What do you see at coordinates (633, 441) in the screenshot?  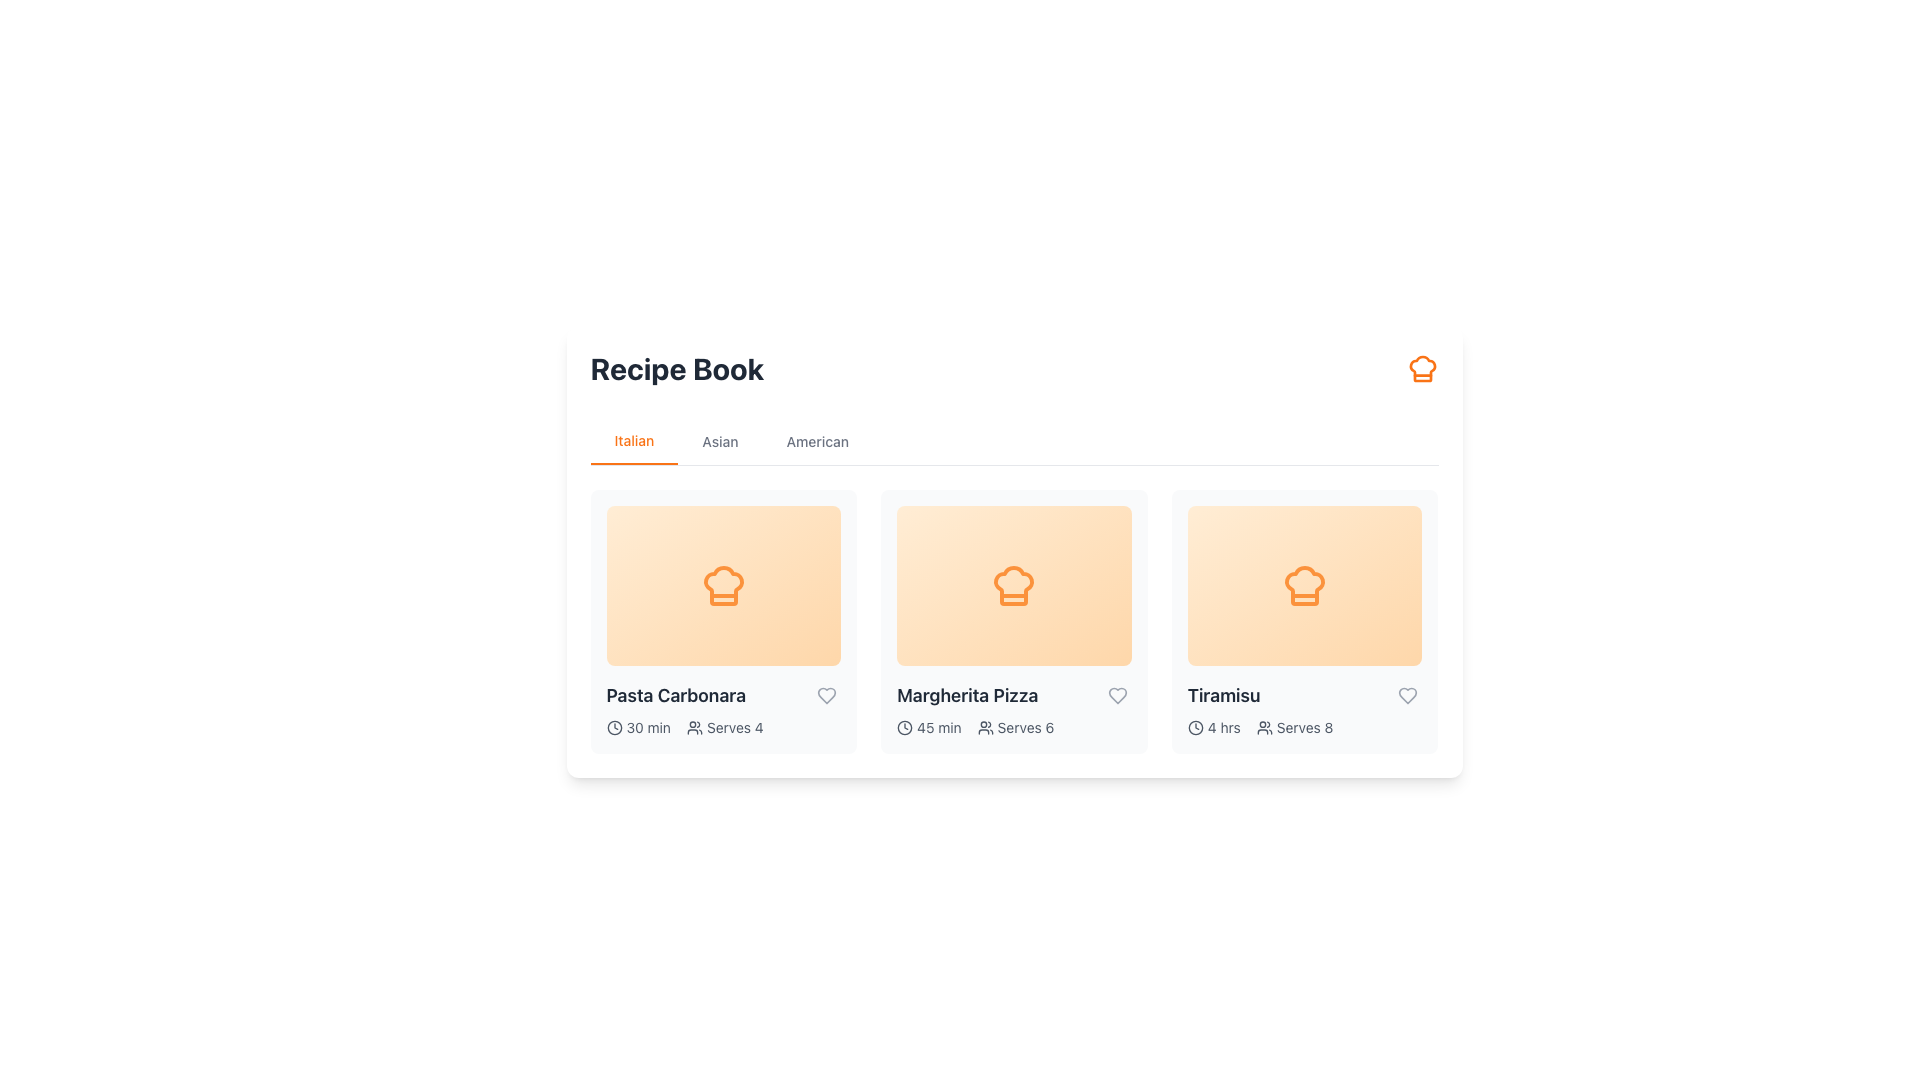 I see `the 'Italian' selectable tab in the culinary category menu` at bounding box center [633, 441].